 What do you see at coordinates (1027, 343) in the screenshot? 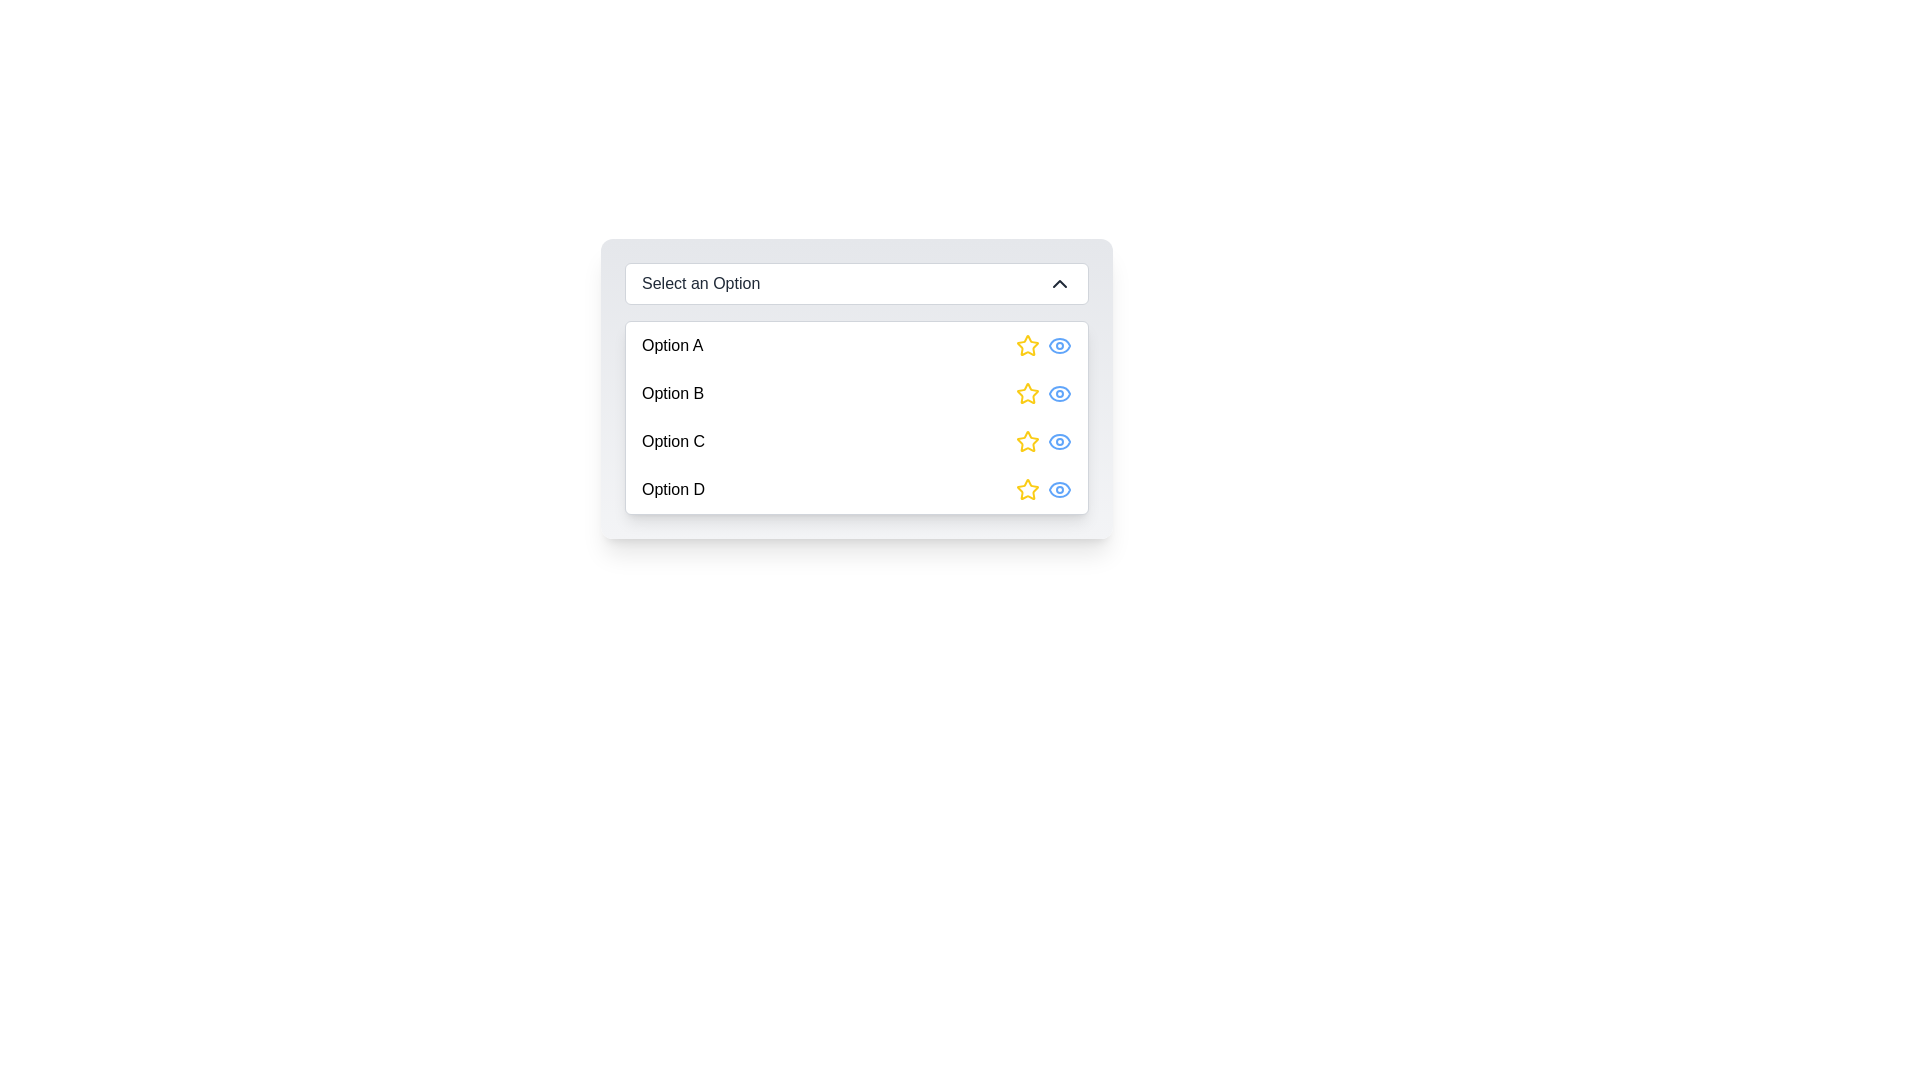
I see `the Rating icon styled as a star for 'Option A'` at bounding box center [1027, 343].